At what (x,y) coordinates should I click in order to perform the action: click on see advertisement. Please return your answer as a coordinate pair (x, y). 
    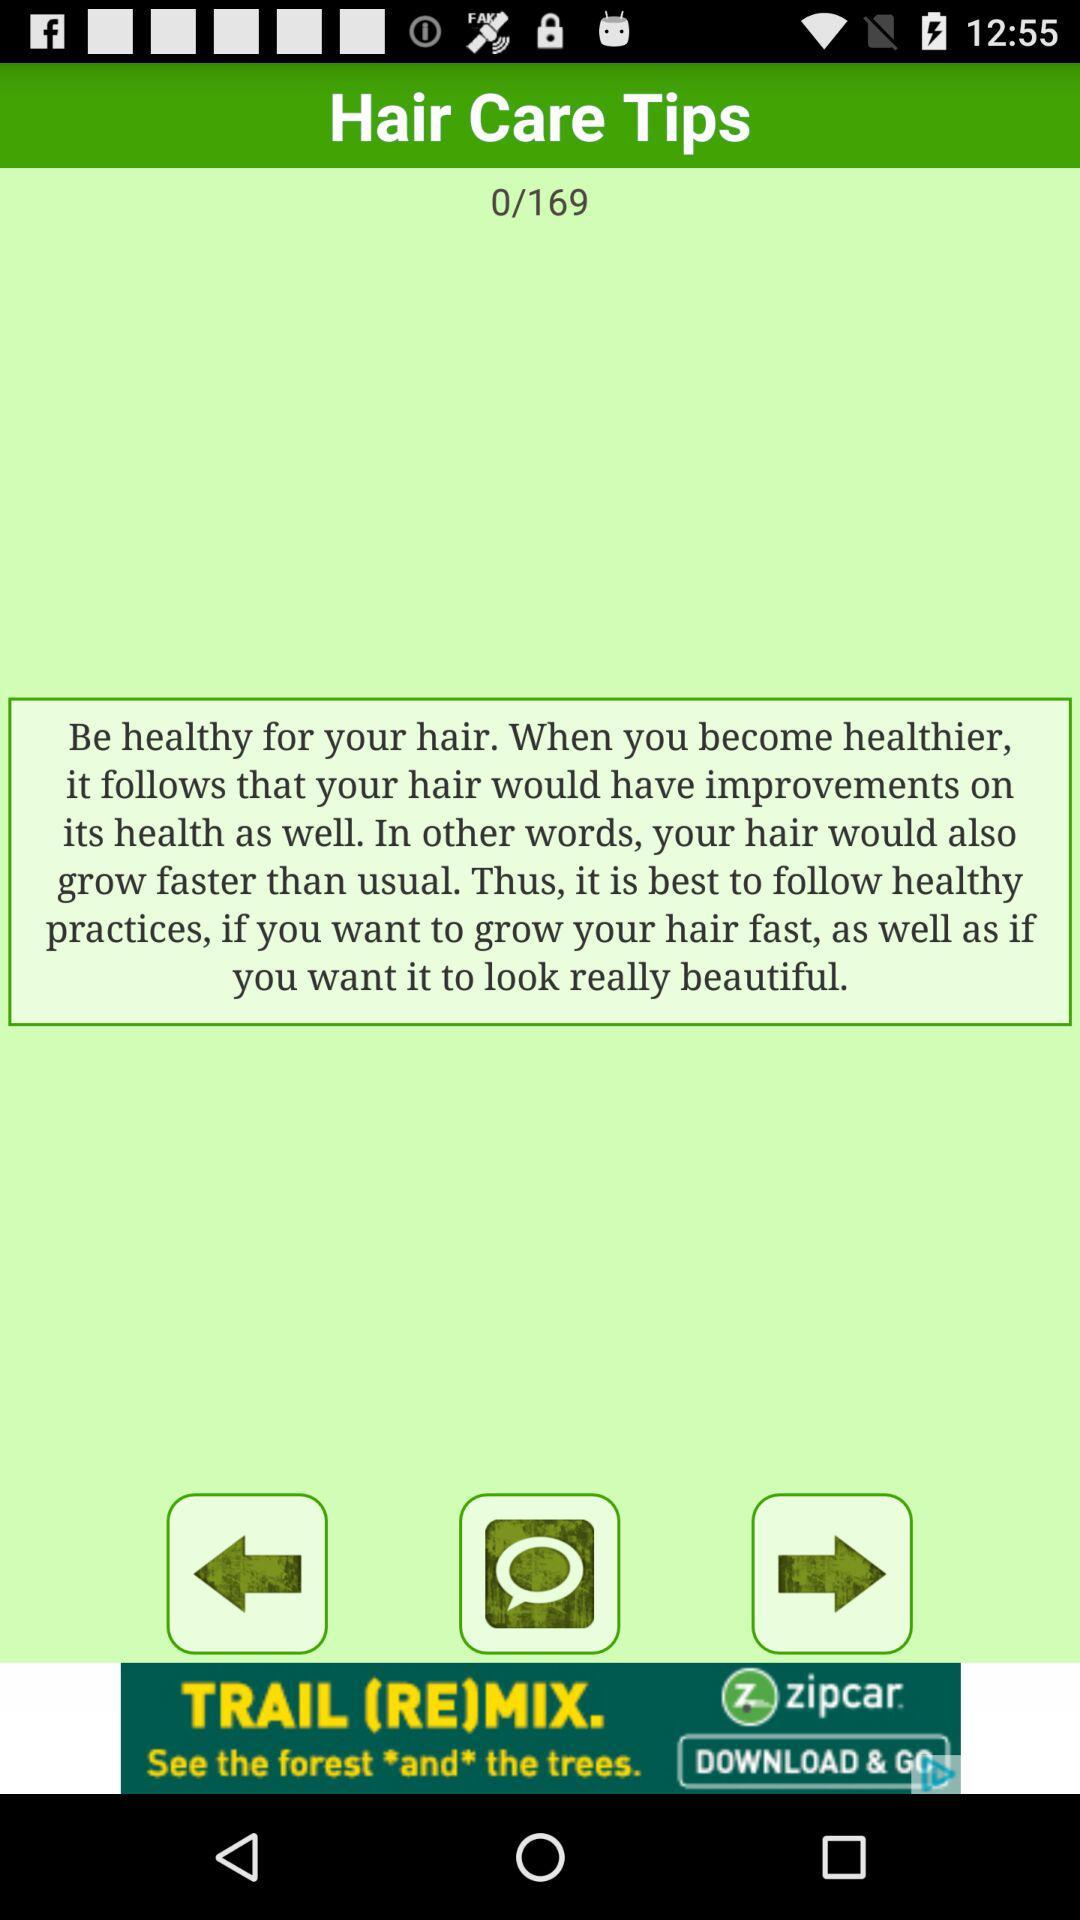
    Looking at the image, I should click on (540, 1727).